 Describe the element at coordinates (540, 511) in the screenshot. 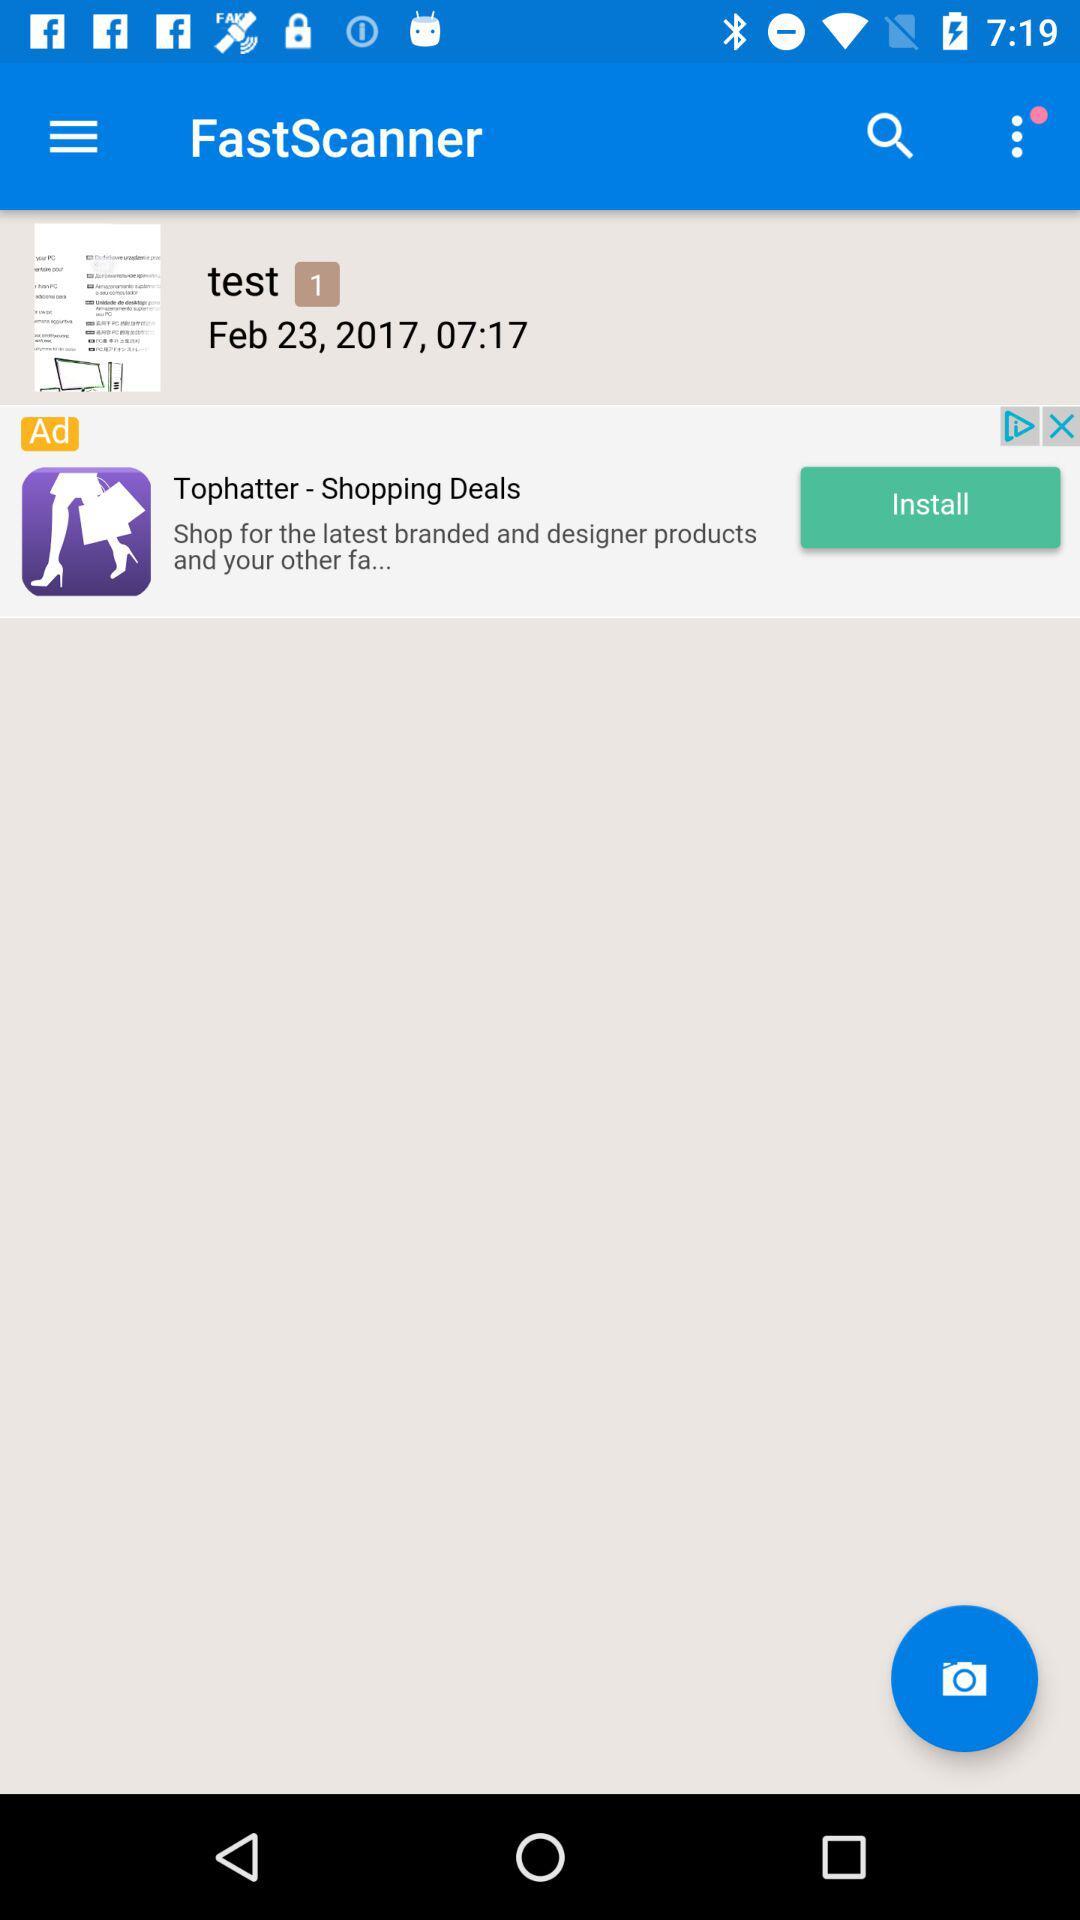

I see `visit advertiser` at that location.